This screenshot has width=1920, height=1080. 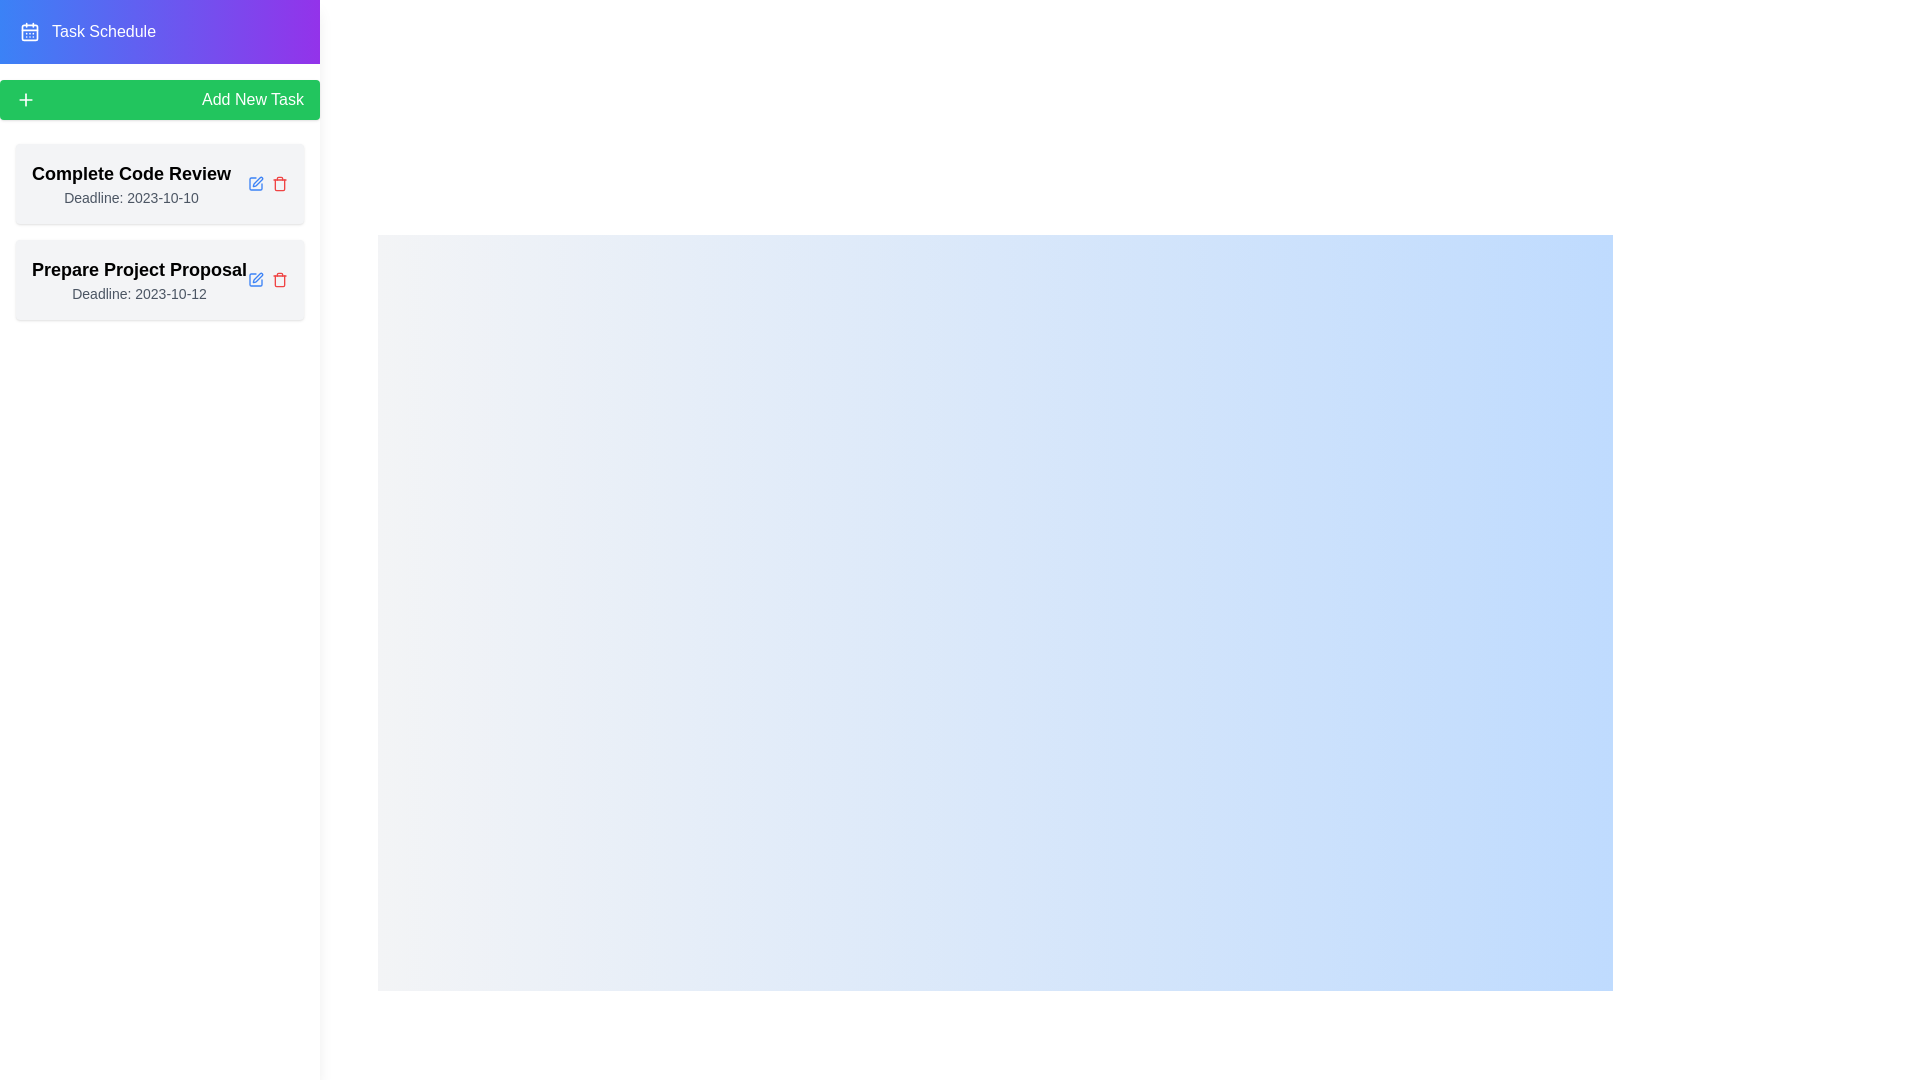 What do you see at coordinates (254, 280) in the screenshot?
I see `the edit button for the task titled 'Prepare Project Proposal'` at bounding box center [254, 280].